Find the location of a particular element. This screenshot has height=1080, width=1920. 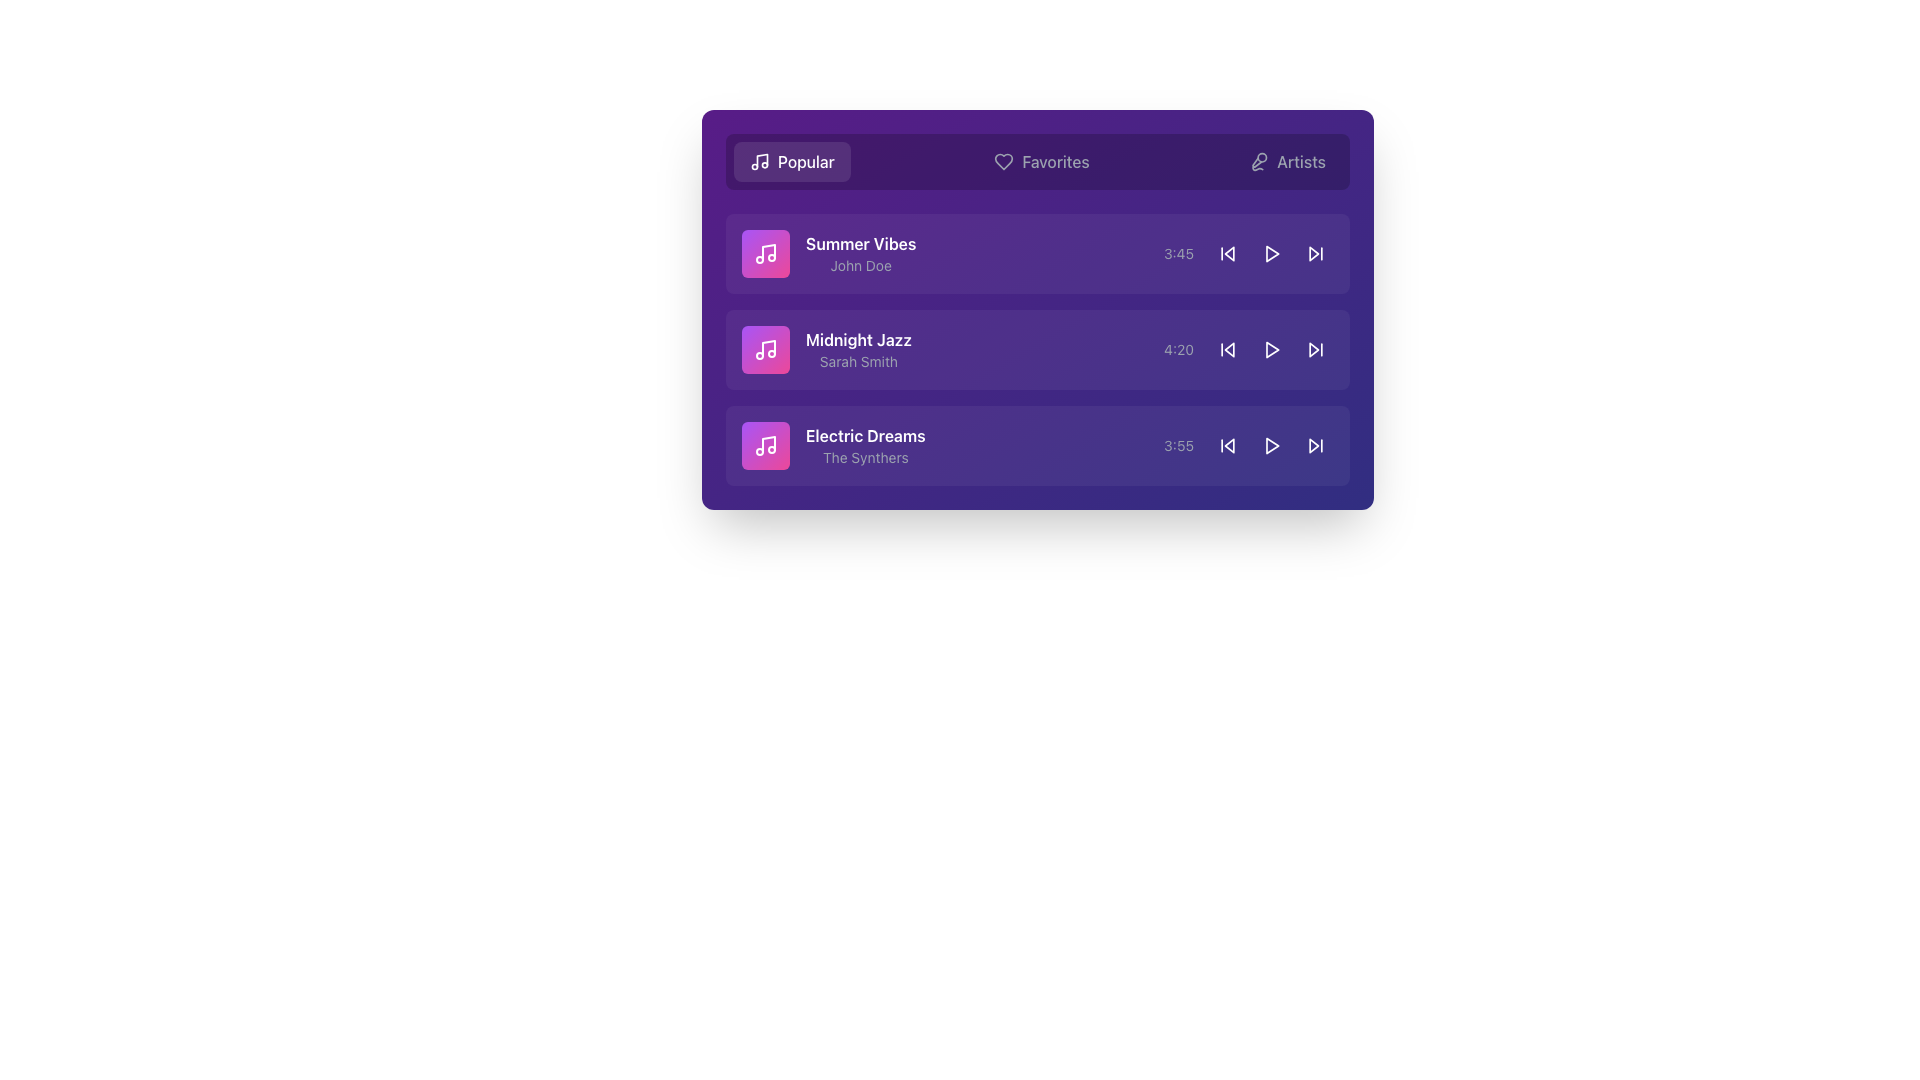

the skip-backward button located in the control section to the right of 'Midnight Jazz' by Sarah Smith is located at coordinates (1227, 349).